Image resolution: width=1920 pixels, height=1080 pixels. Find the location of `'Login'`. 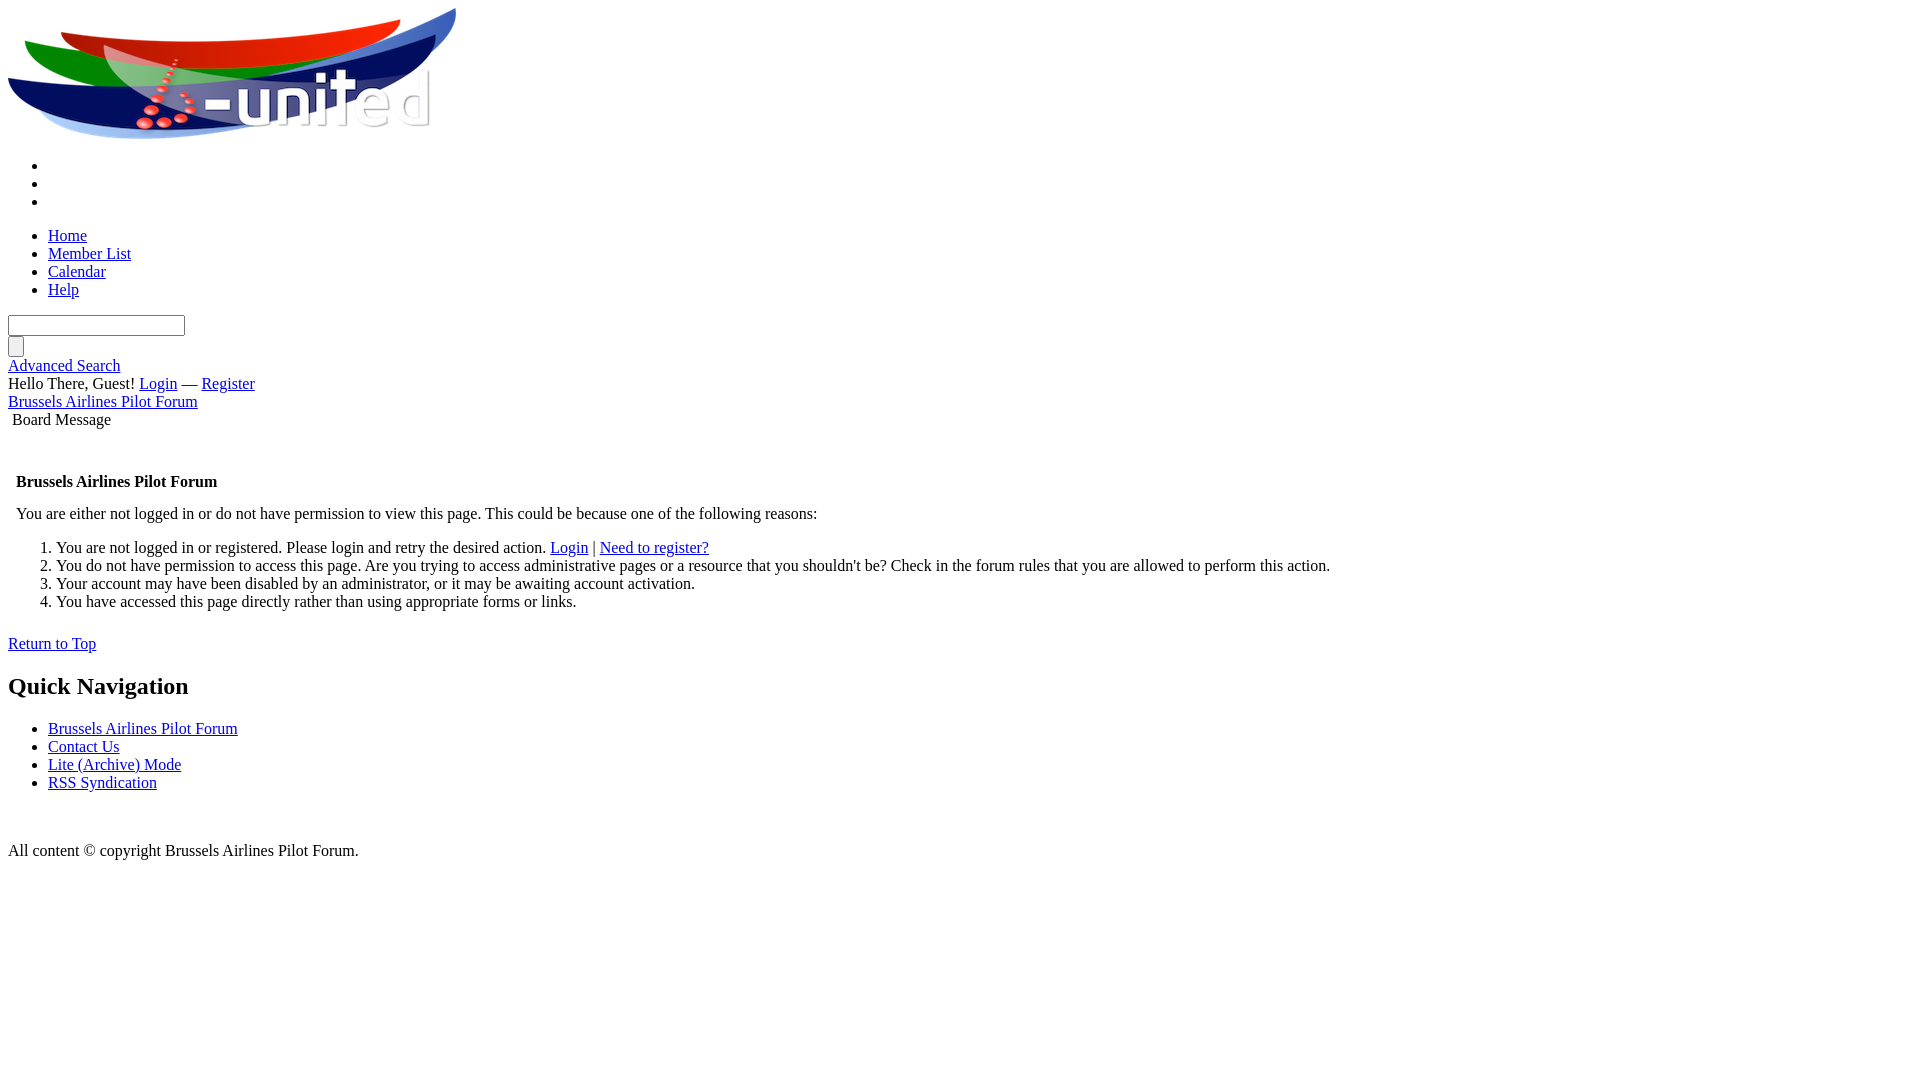

'Login' is located at coordinates (568, 547).